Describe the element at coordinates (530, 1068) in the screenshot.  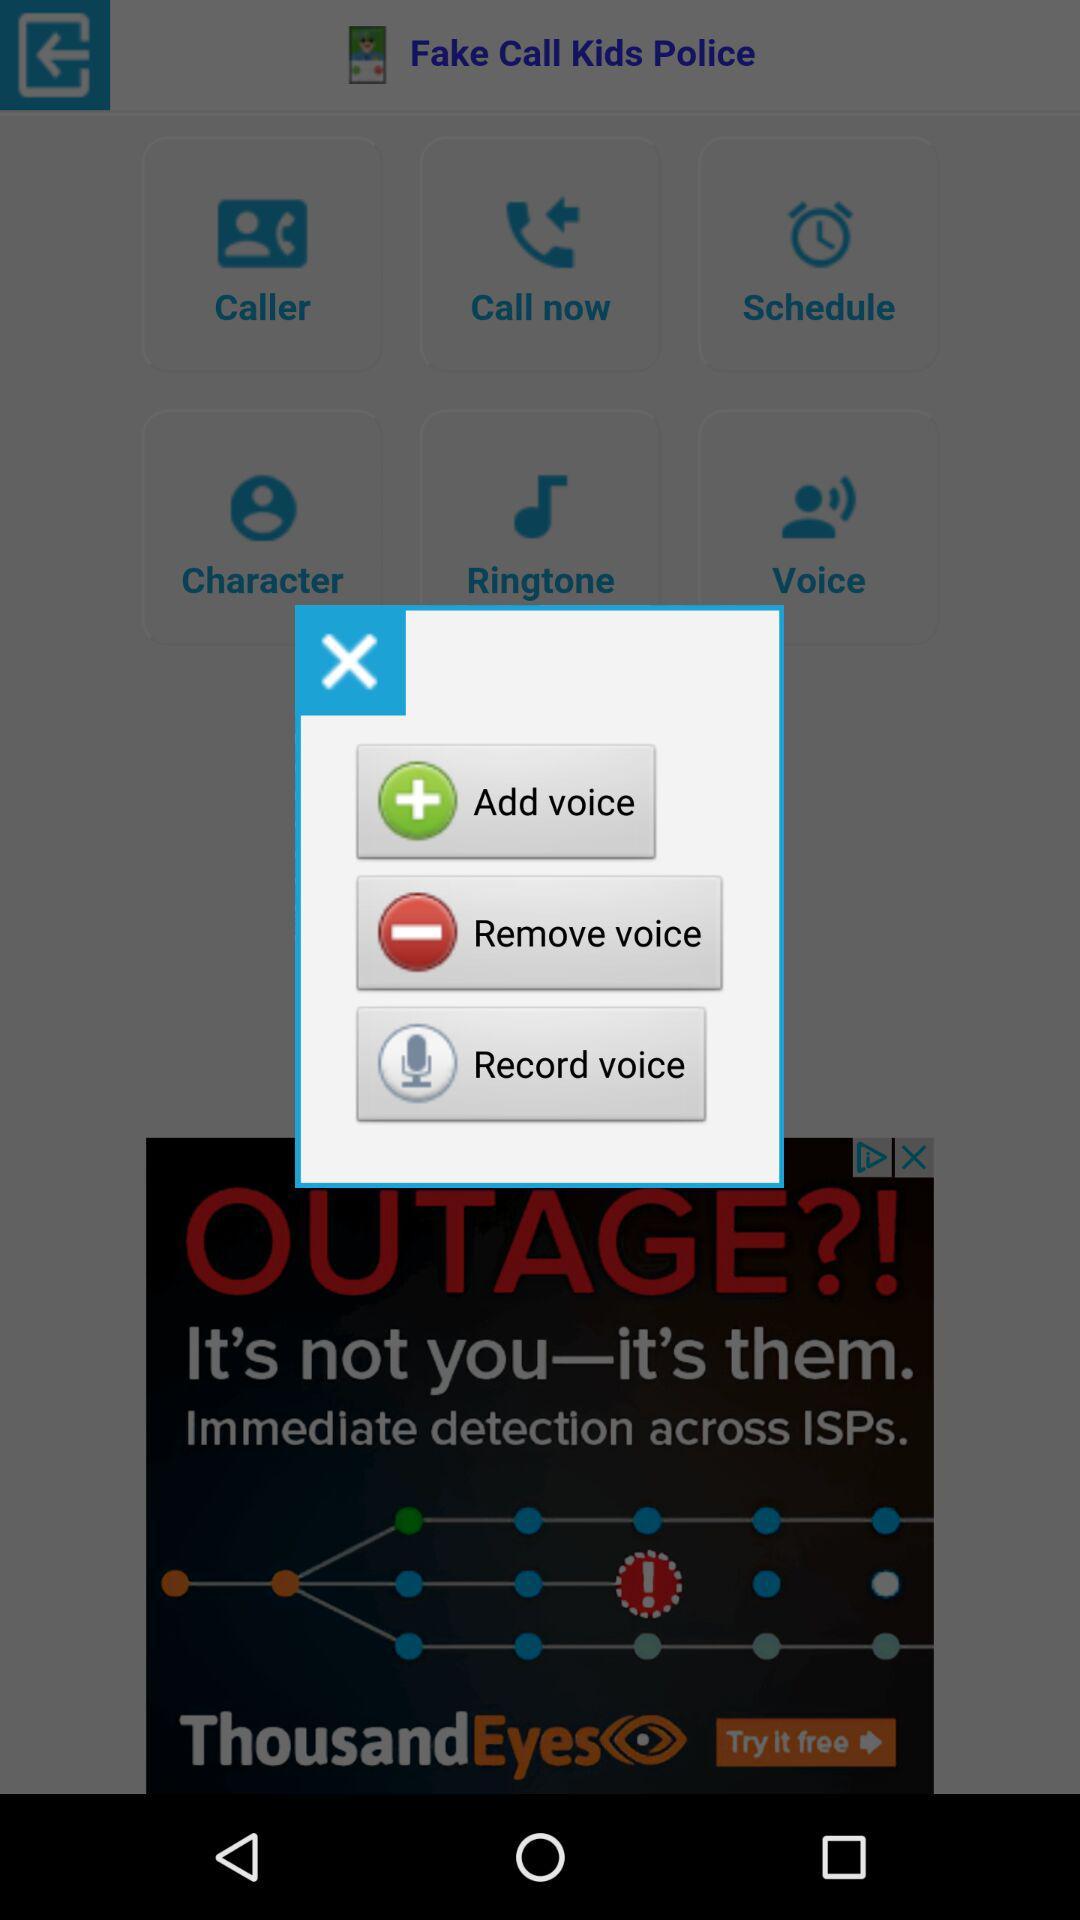
I see `the item below remove voice button` at that location.